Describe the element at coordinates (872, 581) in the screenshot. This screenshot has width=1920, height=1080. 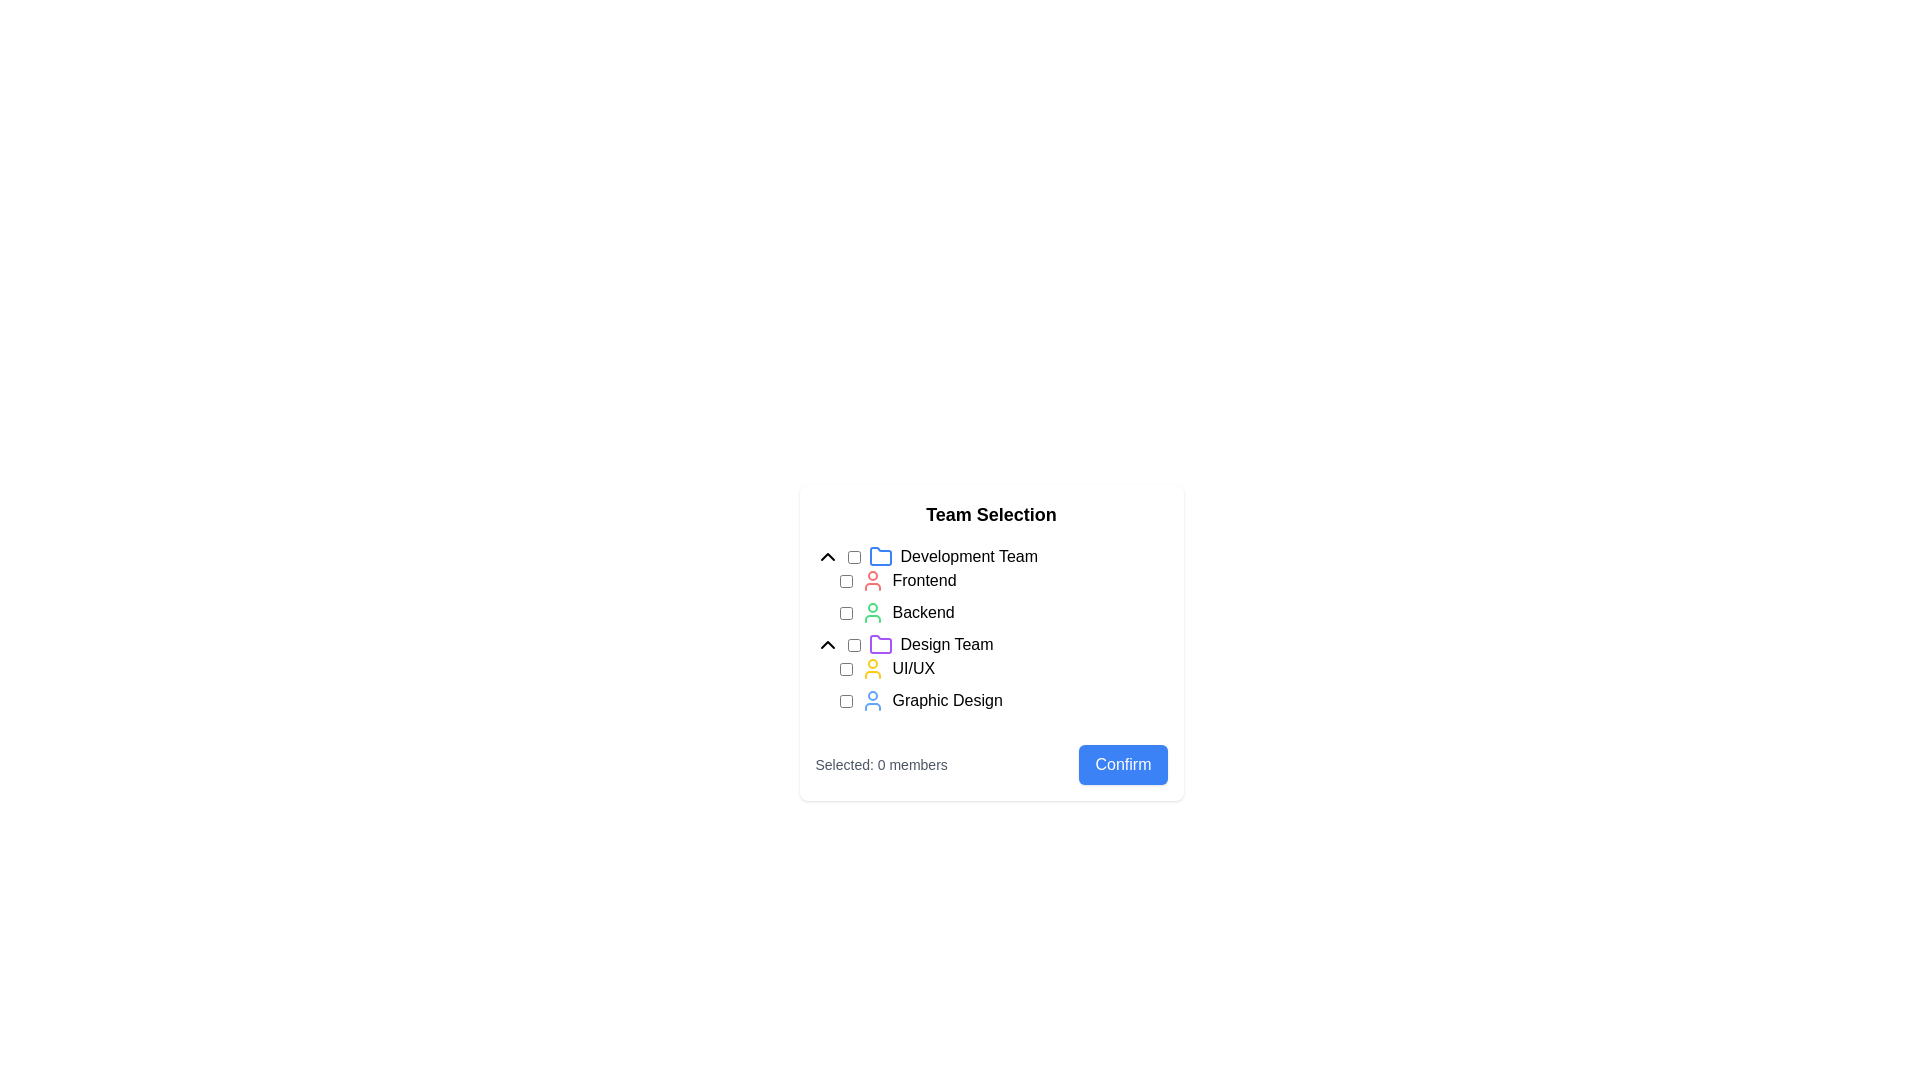
I see `the user silhouette icon, which is styled in red and represents a user profile, located between a checkbox and the text 'Frontend'` at that location.